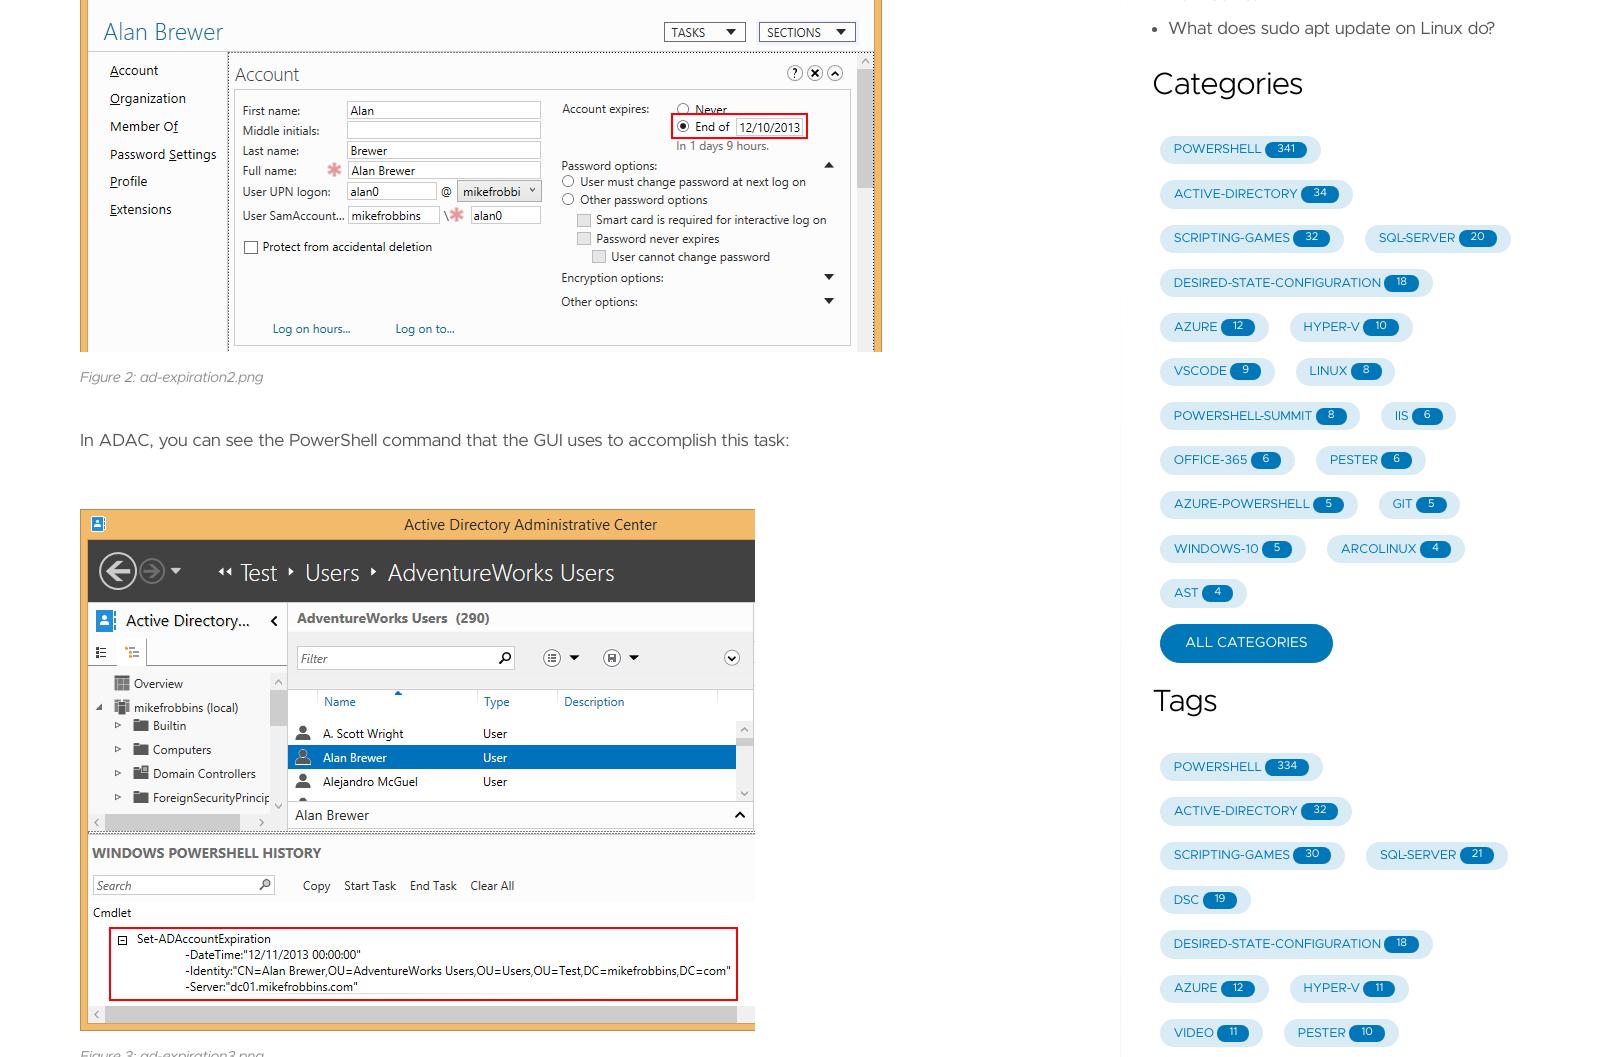  I want to click on '|', so click(647, 285).